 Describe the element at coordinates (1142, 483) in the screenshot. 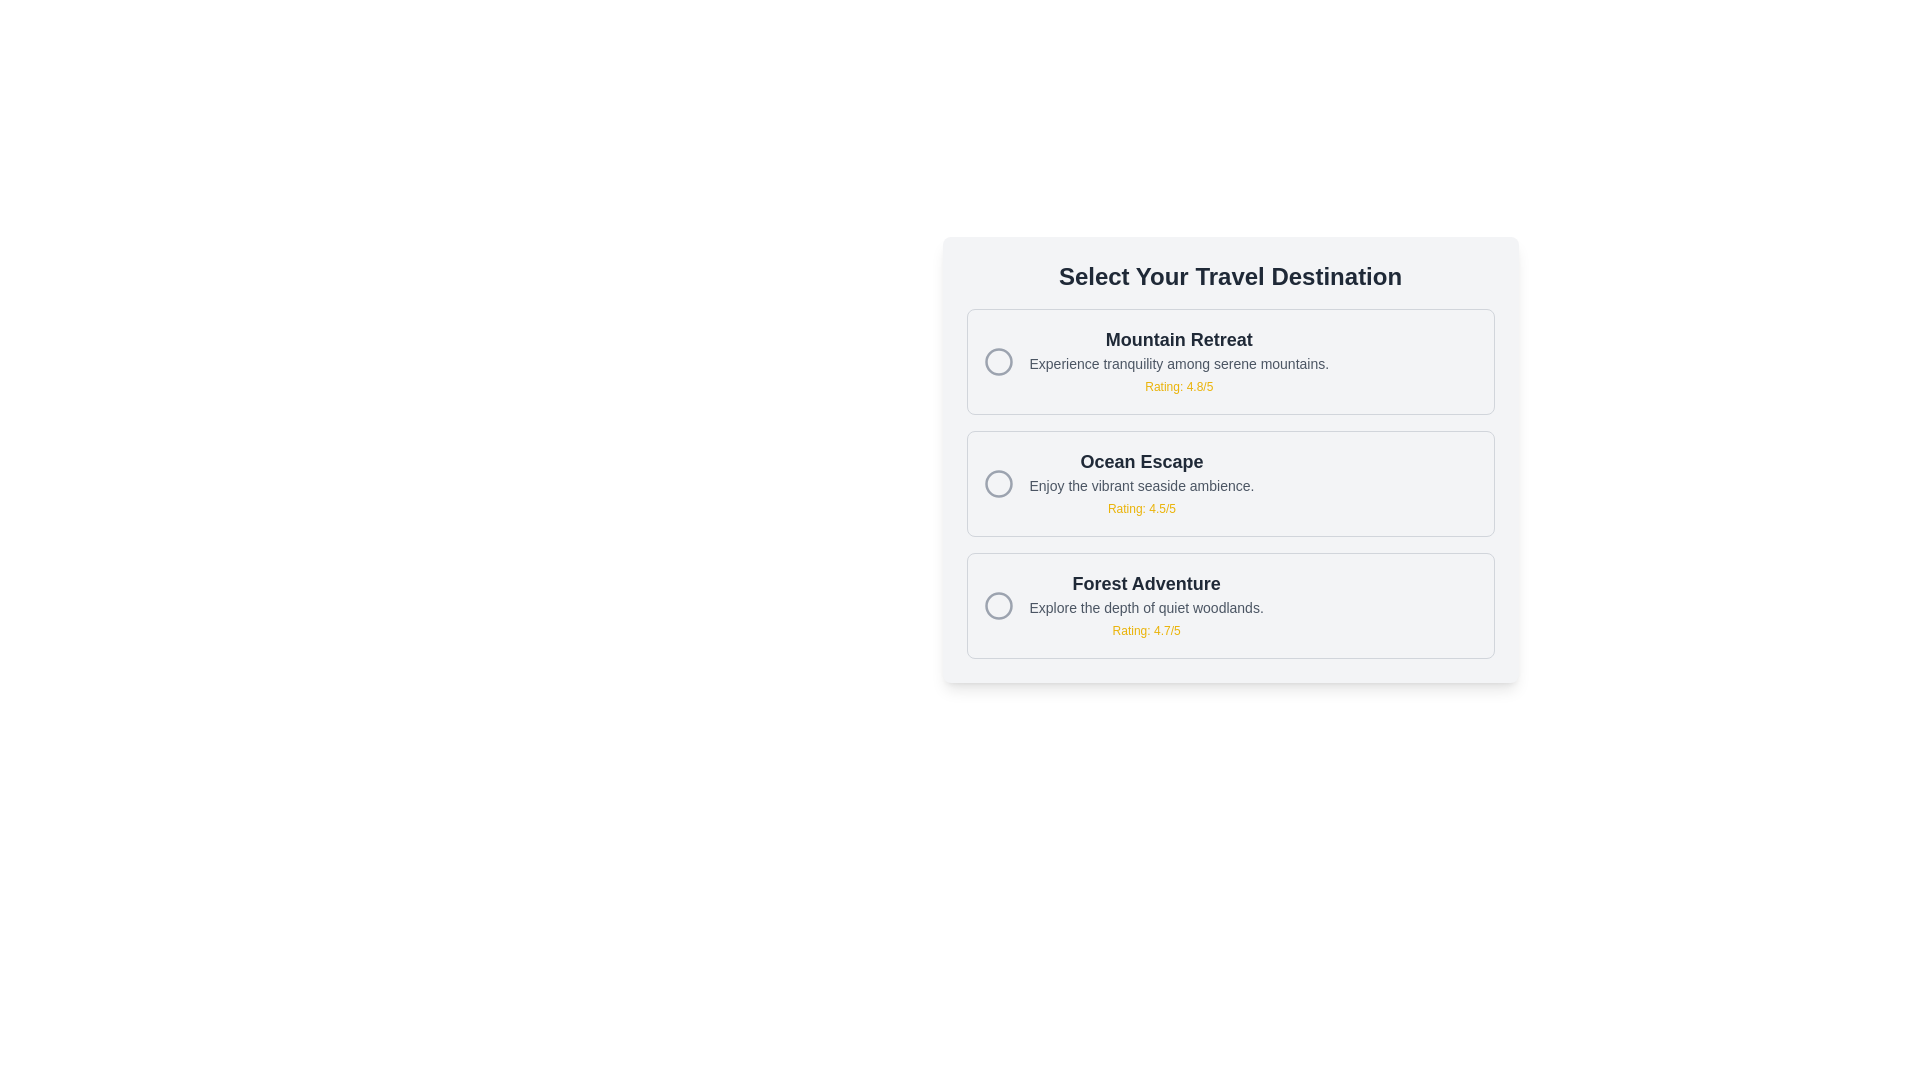

I see `the 'Ocean Escape' text block` at that location.